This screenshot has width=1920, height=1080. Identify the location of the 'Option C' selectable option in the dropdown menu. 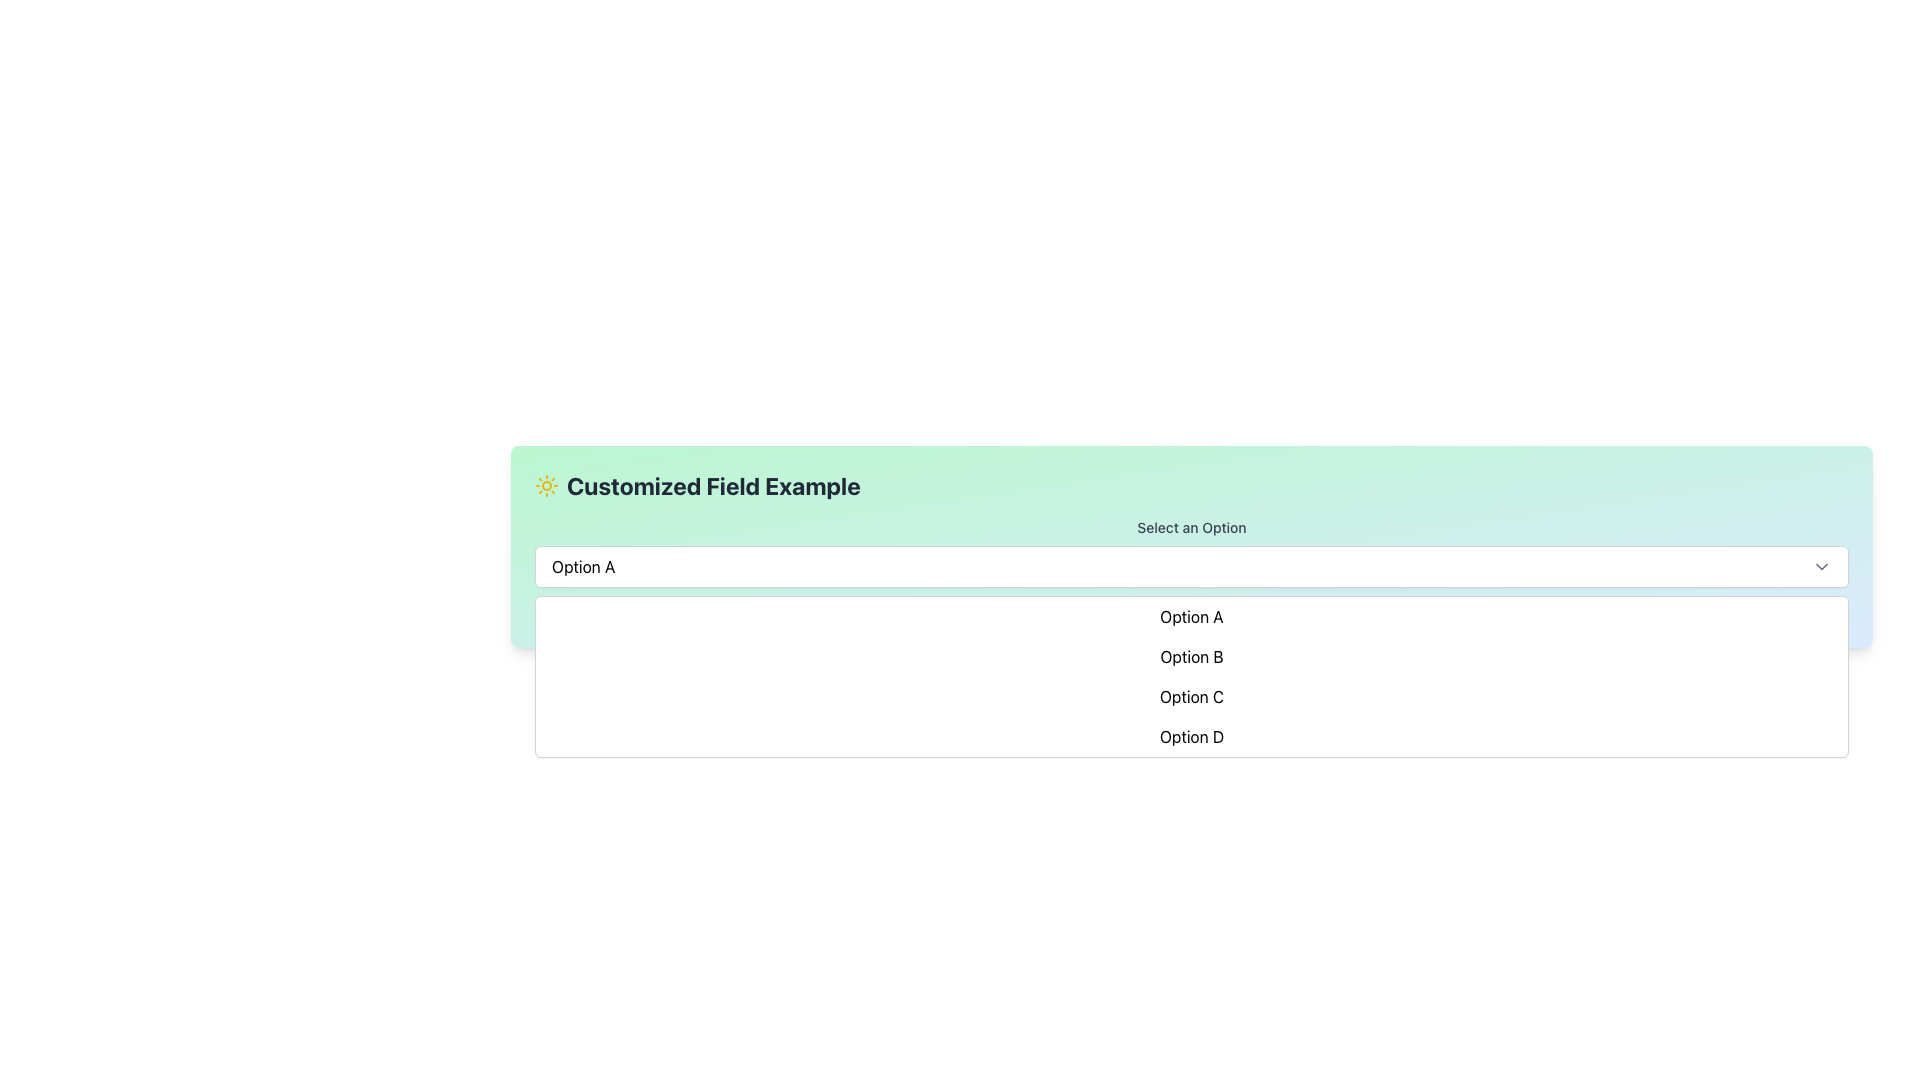
(1191, 696).